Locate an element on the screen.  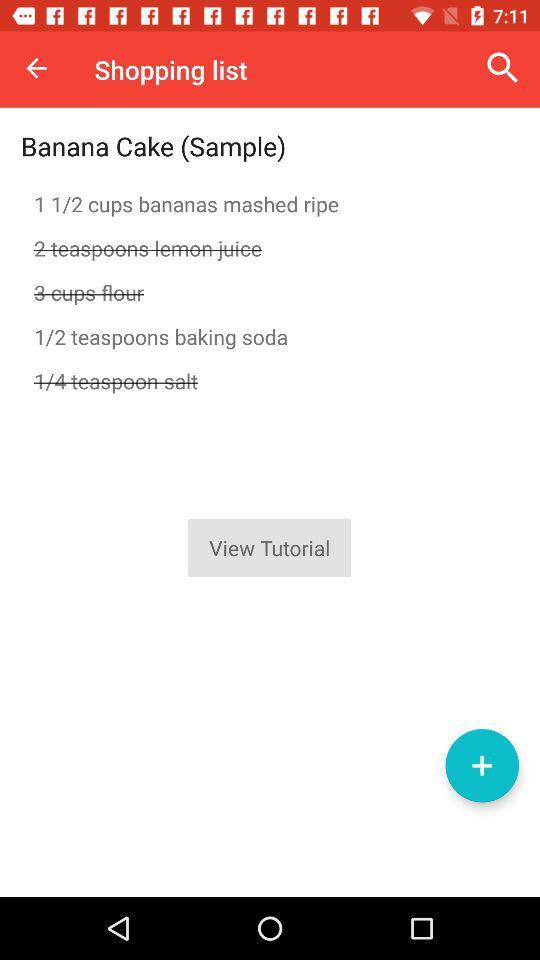
the item to the right of the shopping list item is located at coordinates (502, 68).